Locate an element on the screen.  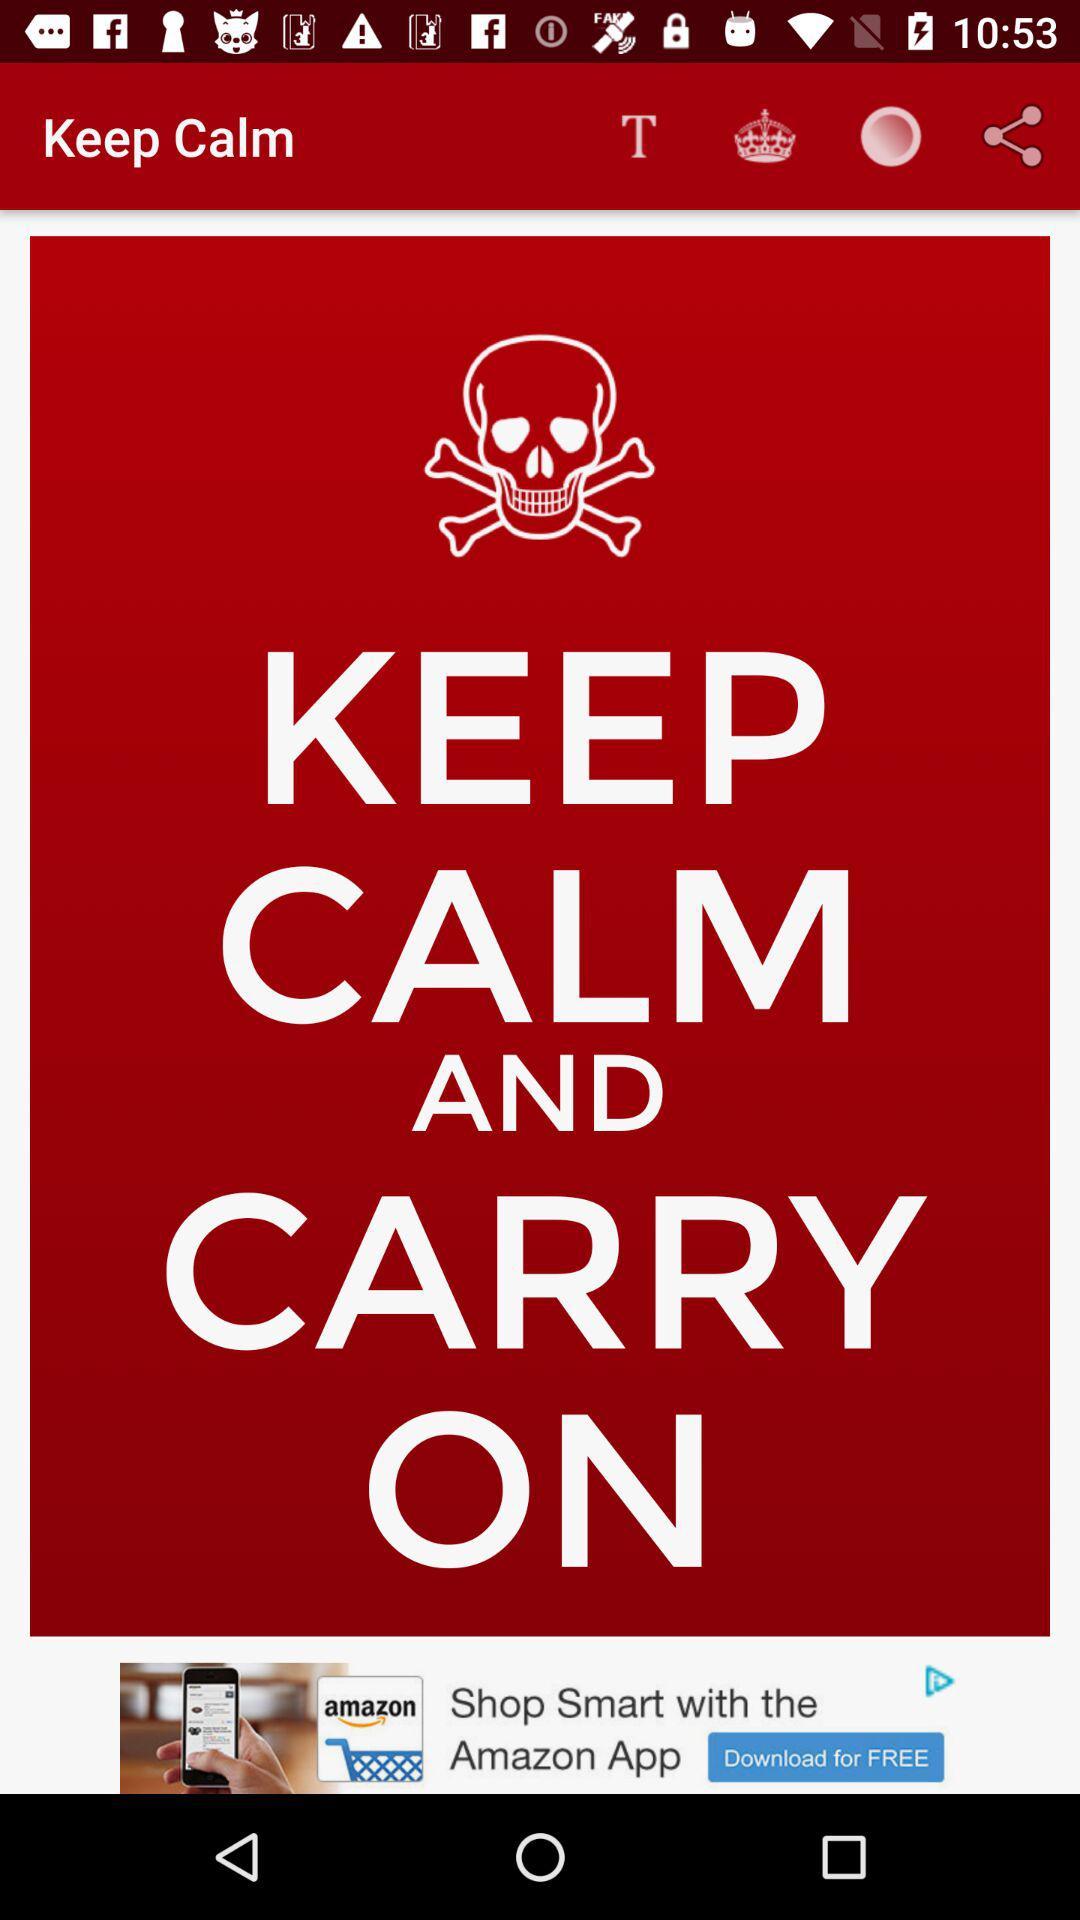
the app next to keep calm is located at coordinates (639, 135).